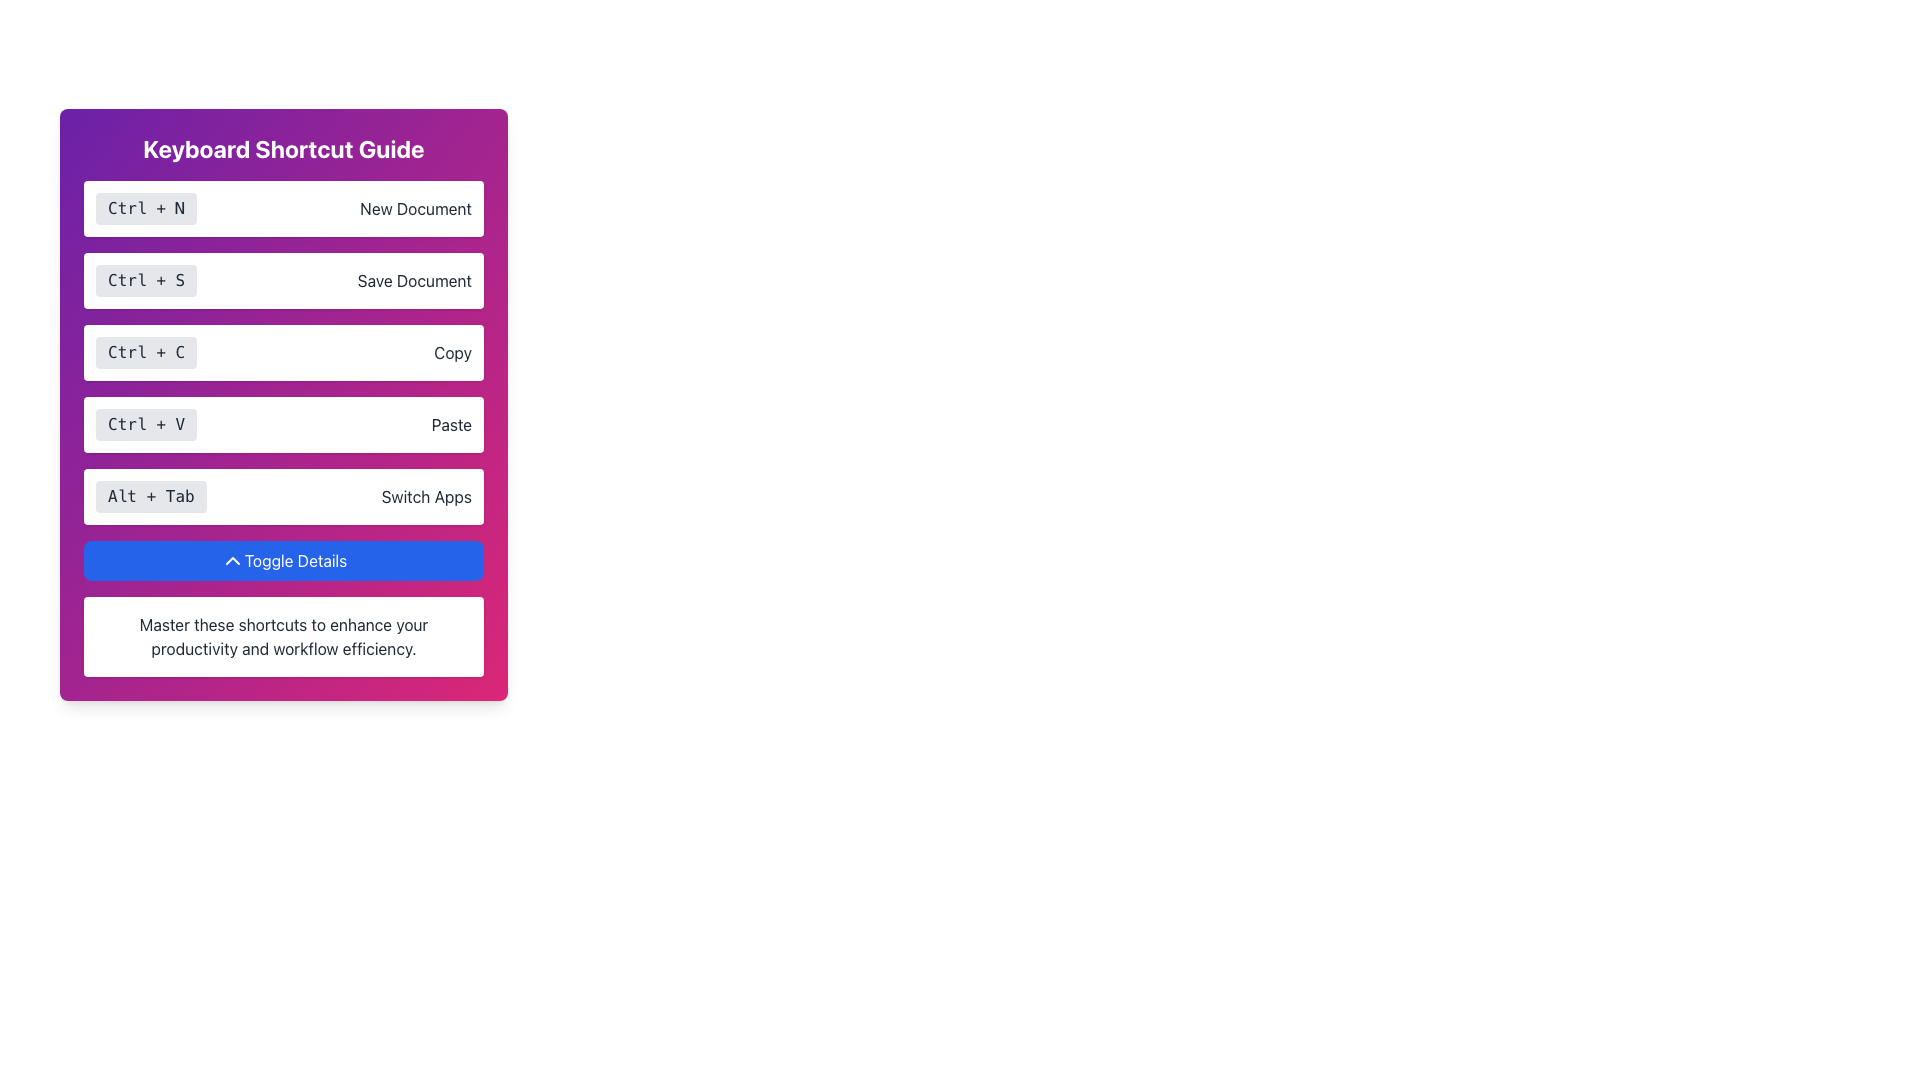  Describe the element at coordinates (450, 423) in the screenshot. I see `the 'Paste' text label which is styled in a subtle, readable font and positioned to the right of the 'Ctrl + V' keyboard shortcut information` at that location.